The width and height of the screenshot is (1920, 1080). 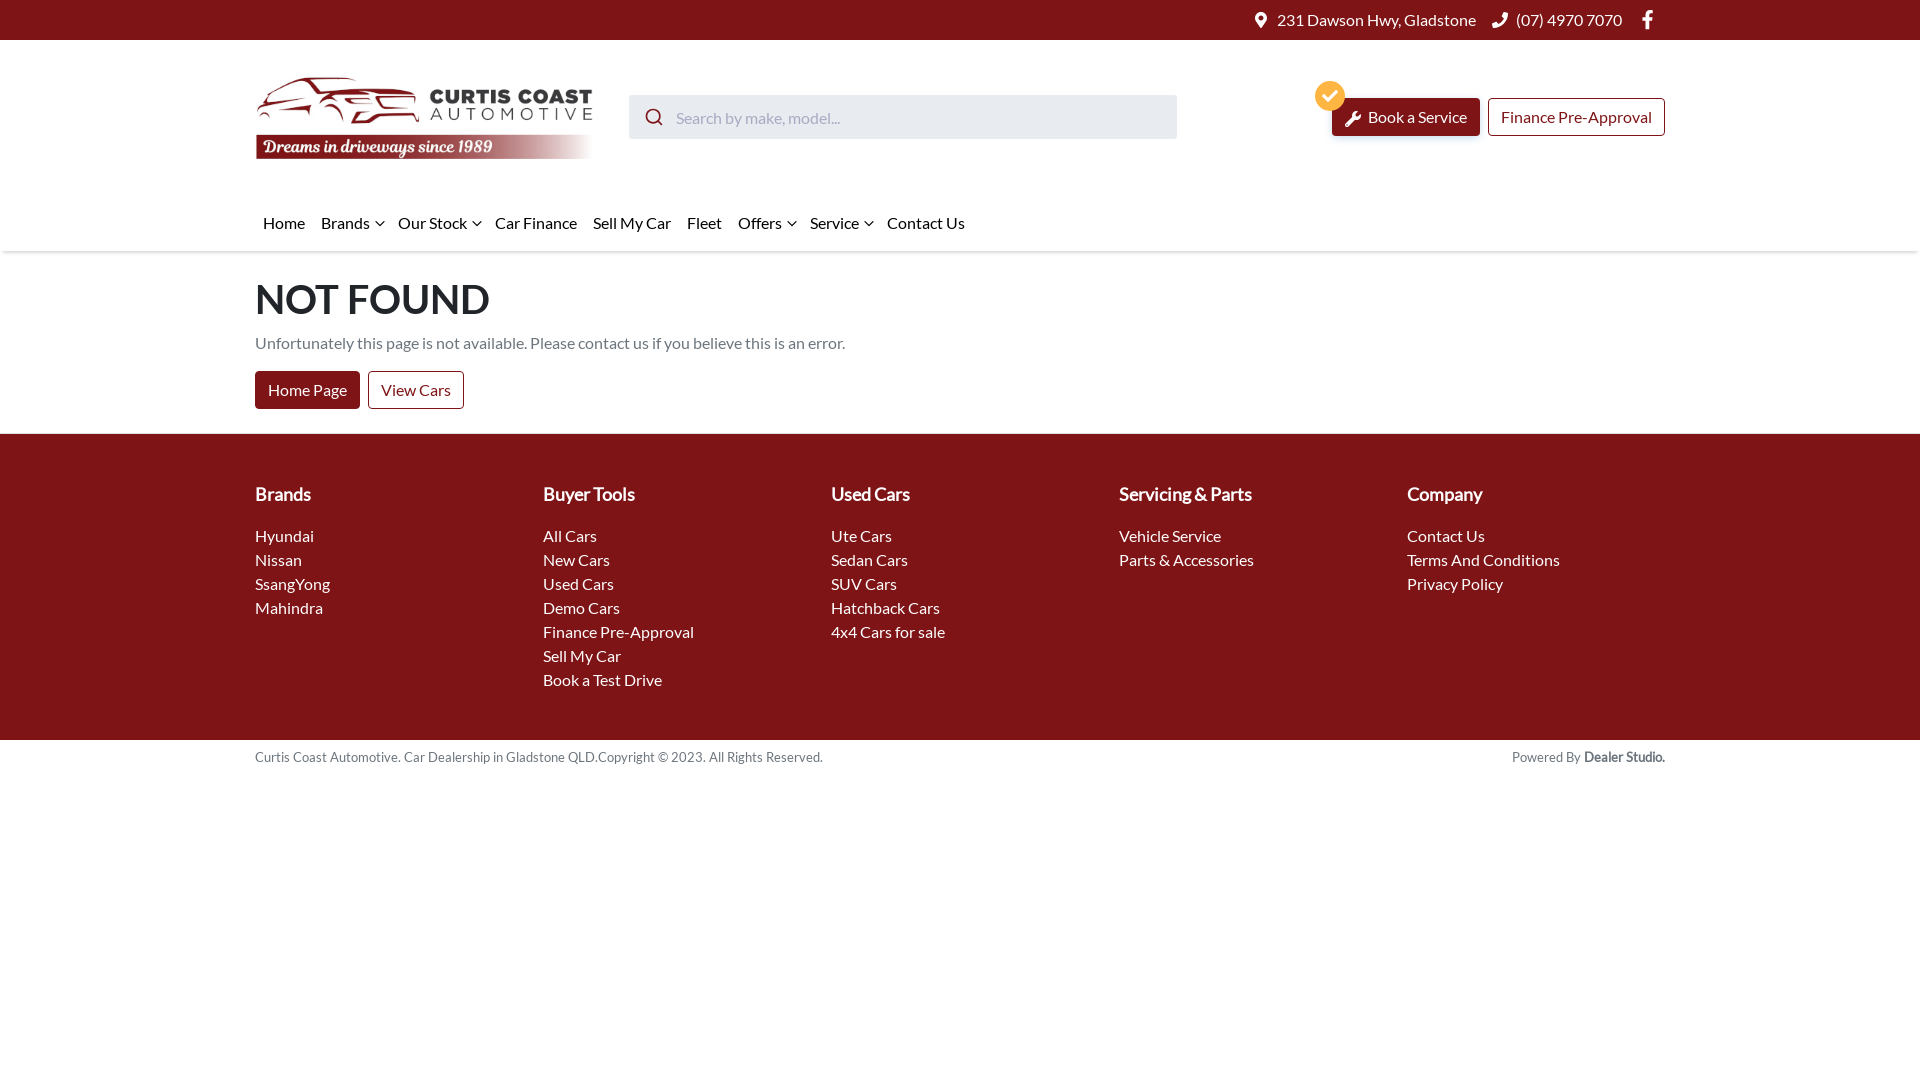 I want to click on 'View Cars', so click(x=415, y=389).